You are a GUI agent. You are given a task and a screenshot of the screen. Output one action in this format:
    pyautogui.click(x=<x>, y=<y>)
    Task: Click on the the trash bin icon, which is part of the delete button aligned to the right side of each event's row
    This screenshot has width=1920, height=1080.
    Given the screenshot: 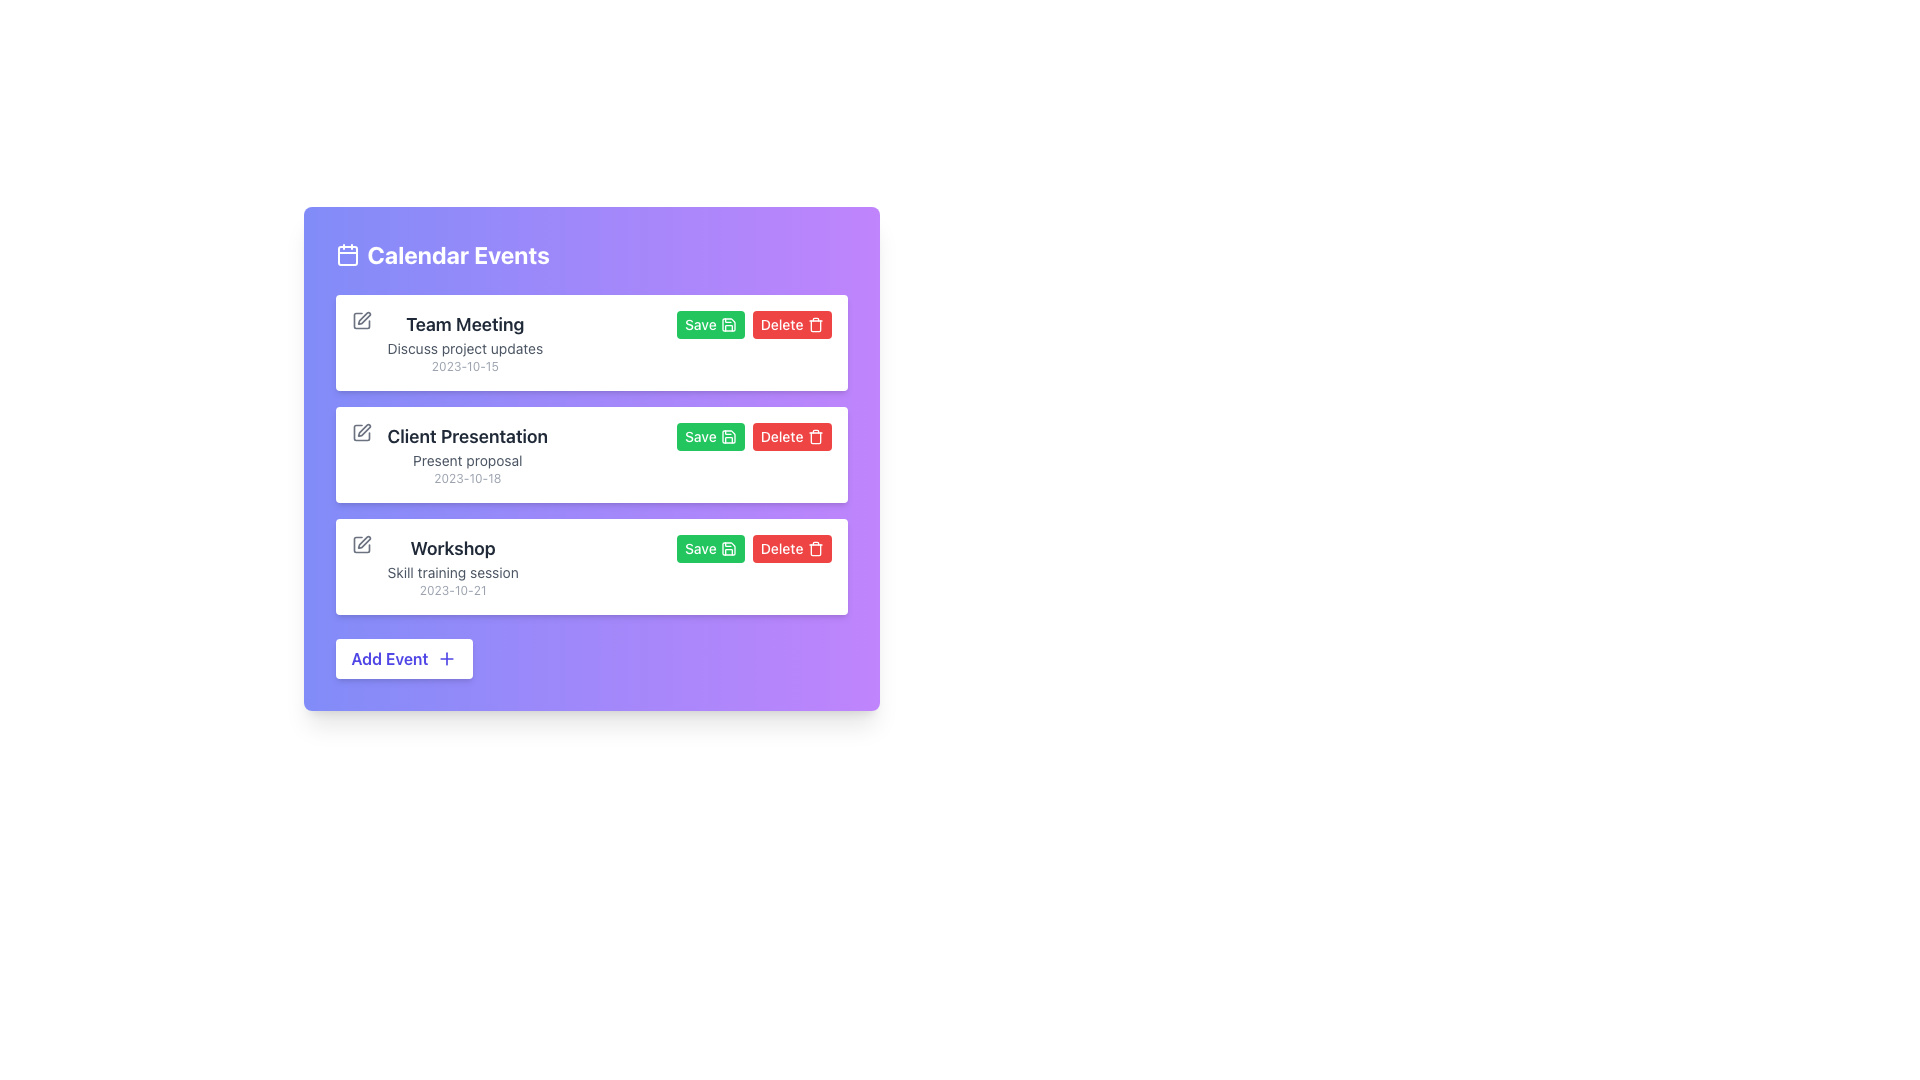 What is the action you would take?
    pyautogui.click(x=815, y=437)
    